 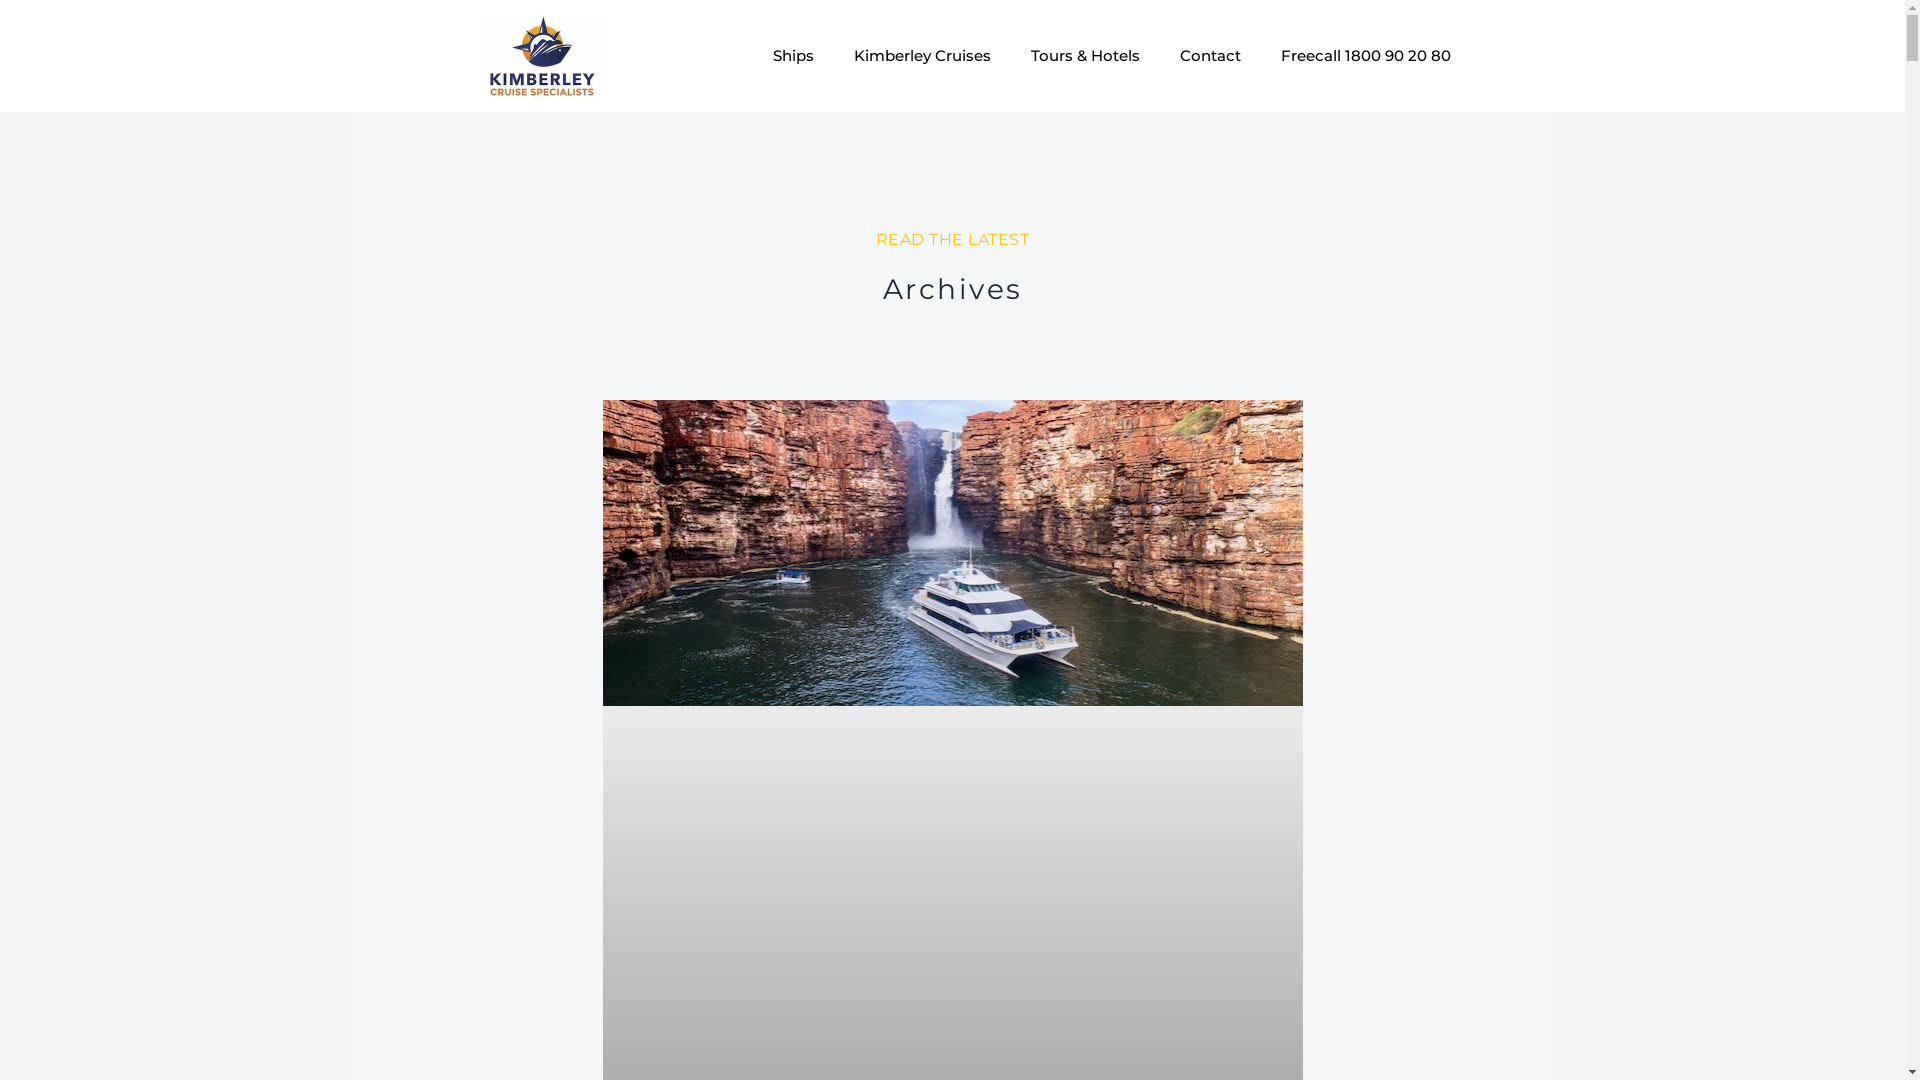 I want to click on 'Ships', so click(x=792, y=55).